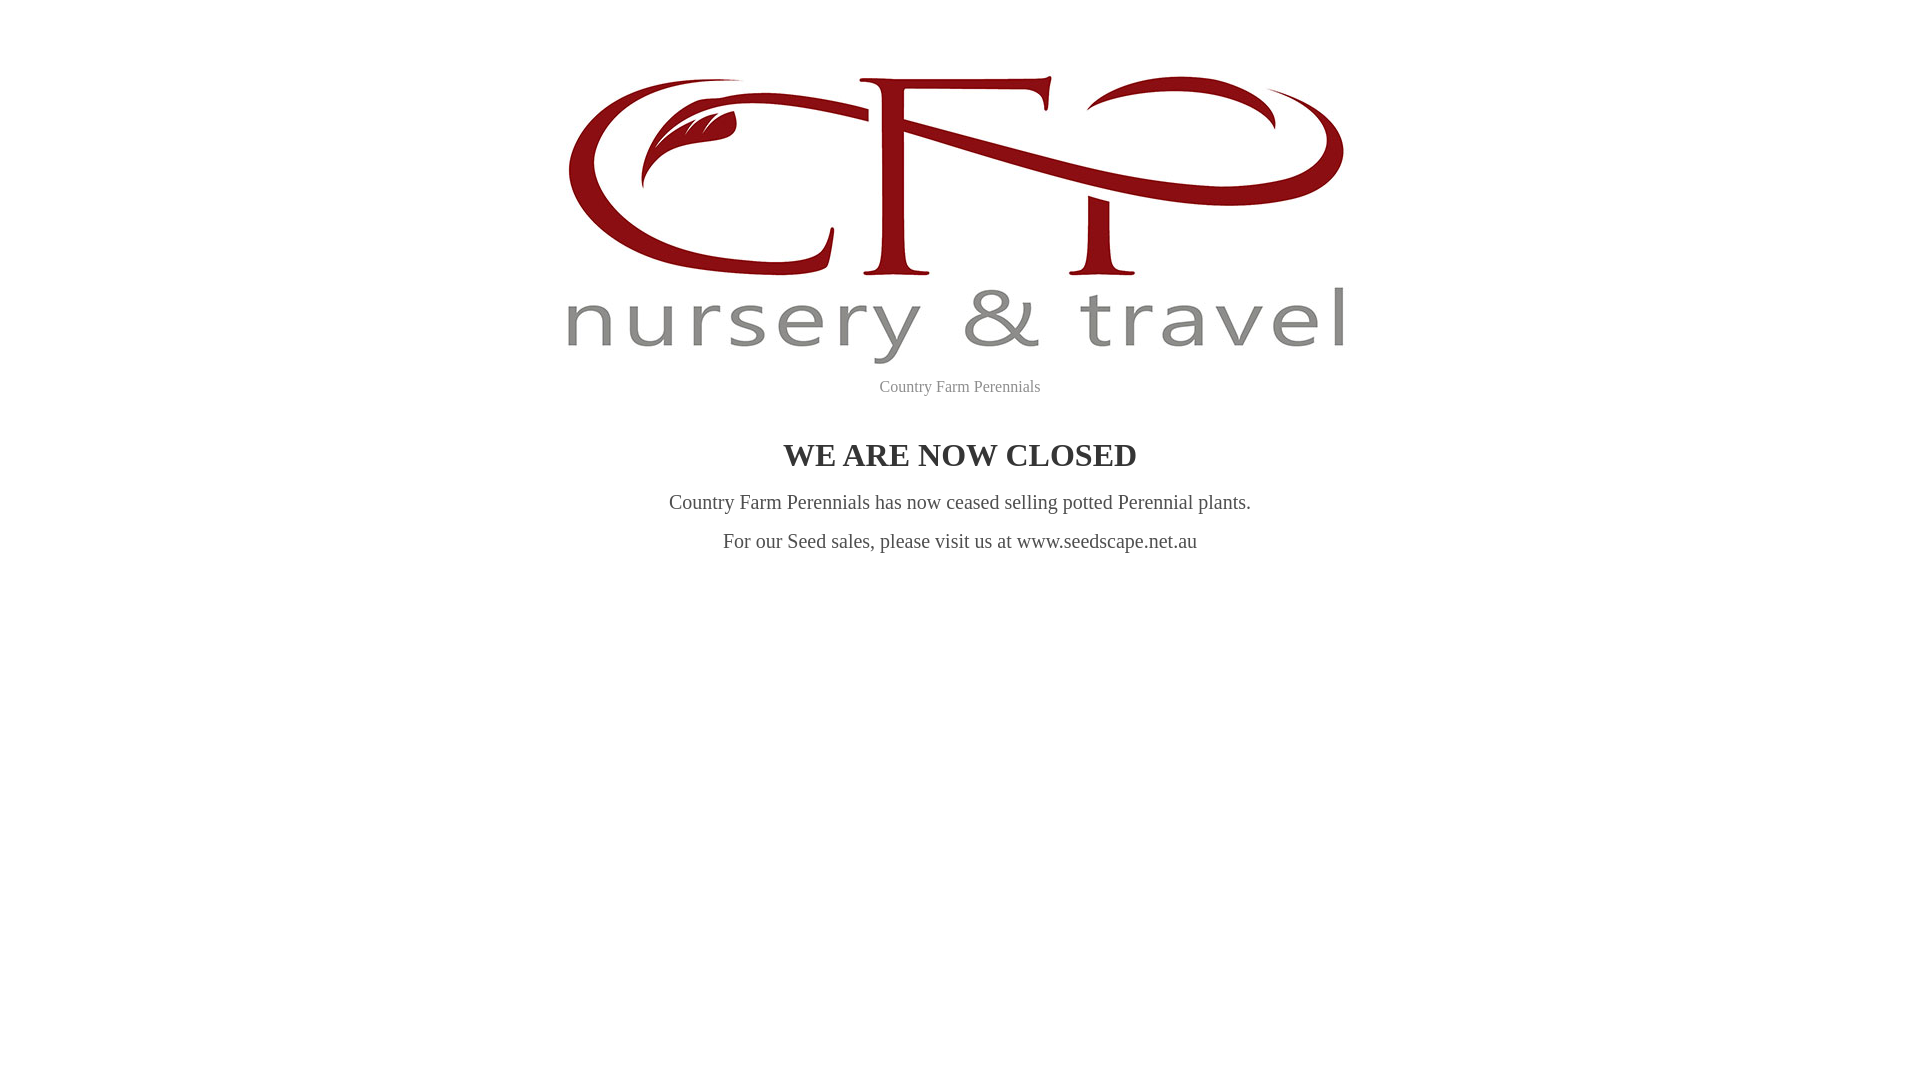 This screenshot has height=1080, width=1920. Describe the element at coordinates (960, 232) in the screenshot. I see `'Country Farm Perennials'` at that location.